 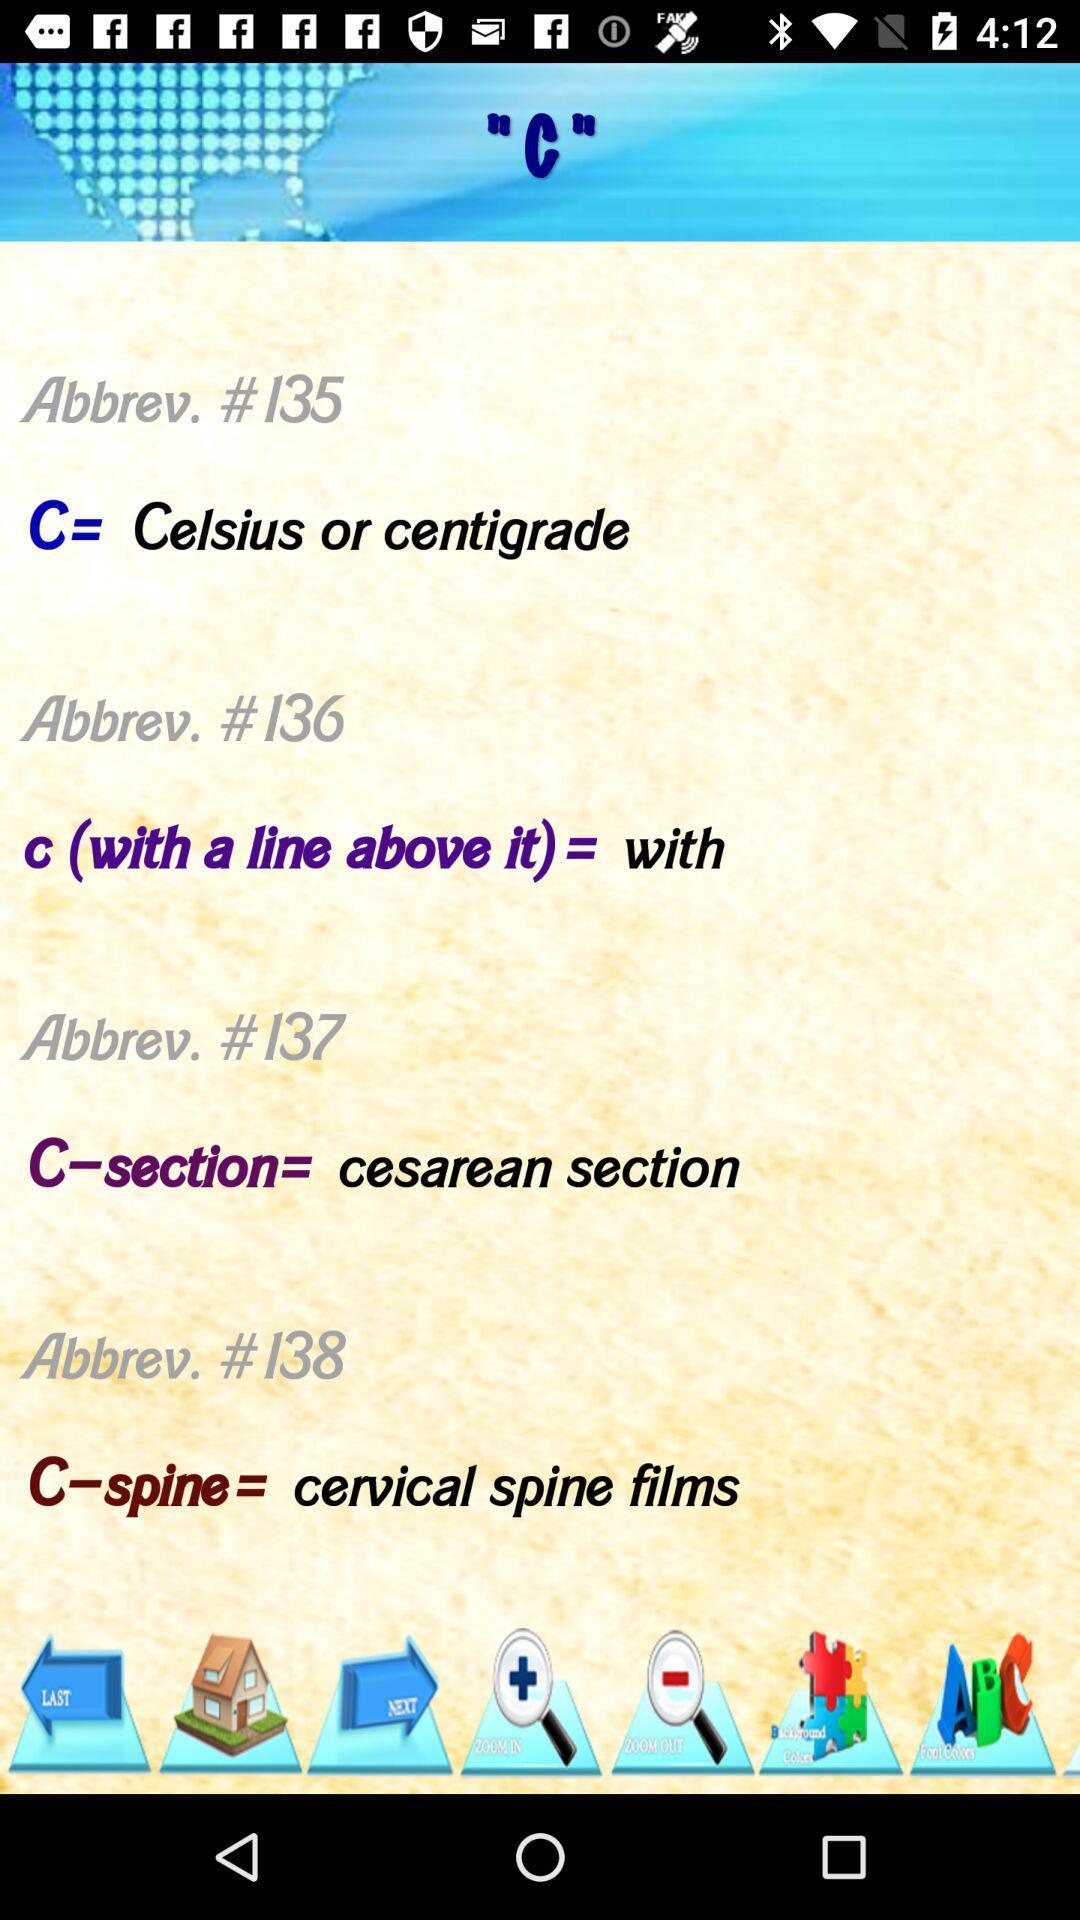 What do you see at coordinates (77, 1702) in the screenshot?
I see `go back` at bounding box center [77, 1702].